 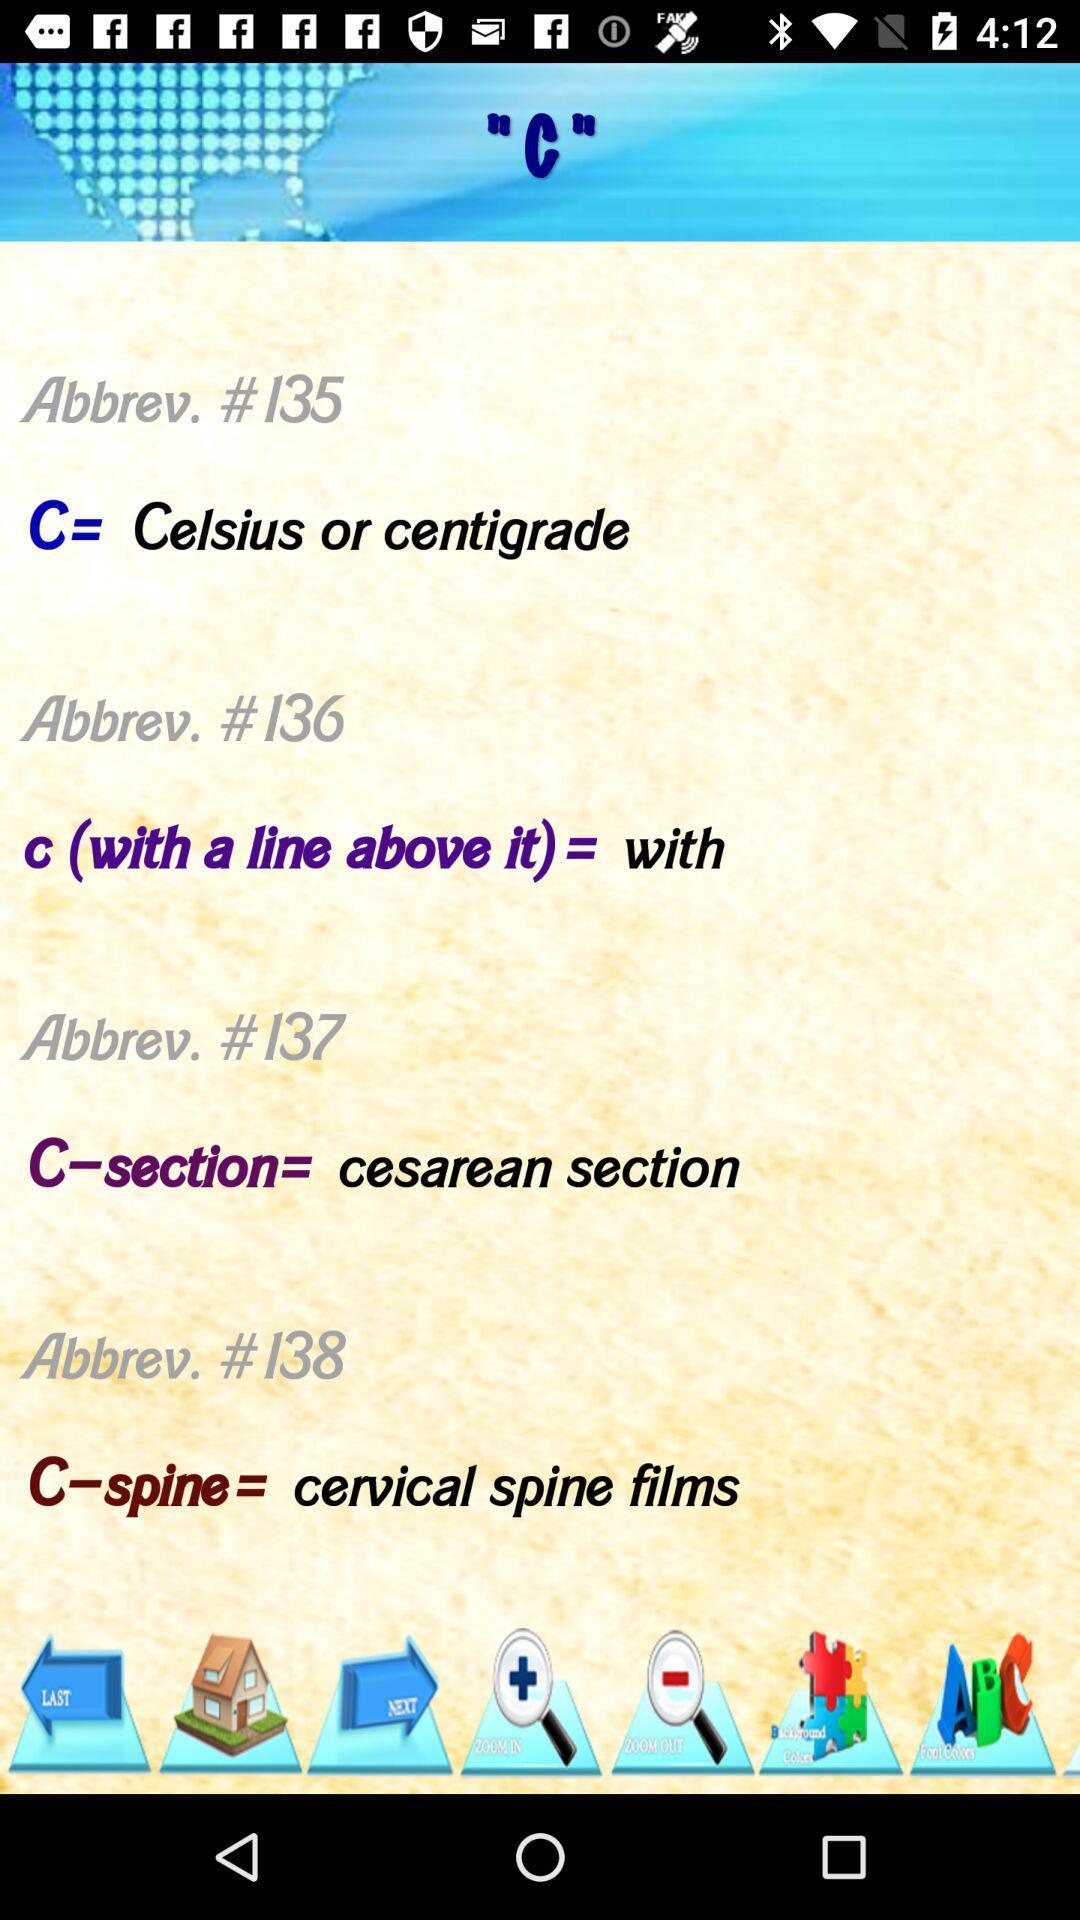 What do you see at coordinates (77, 1702) in the screenshot?
I see `go back` at bounding box center [77, 1702].